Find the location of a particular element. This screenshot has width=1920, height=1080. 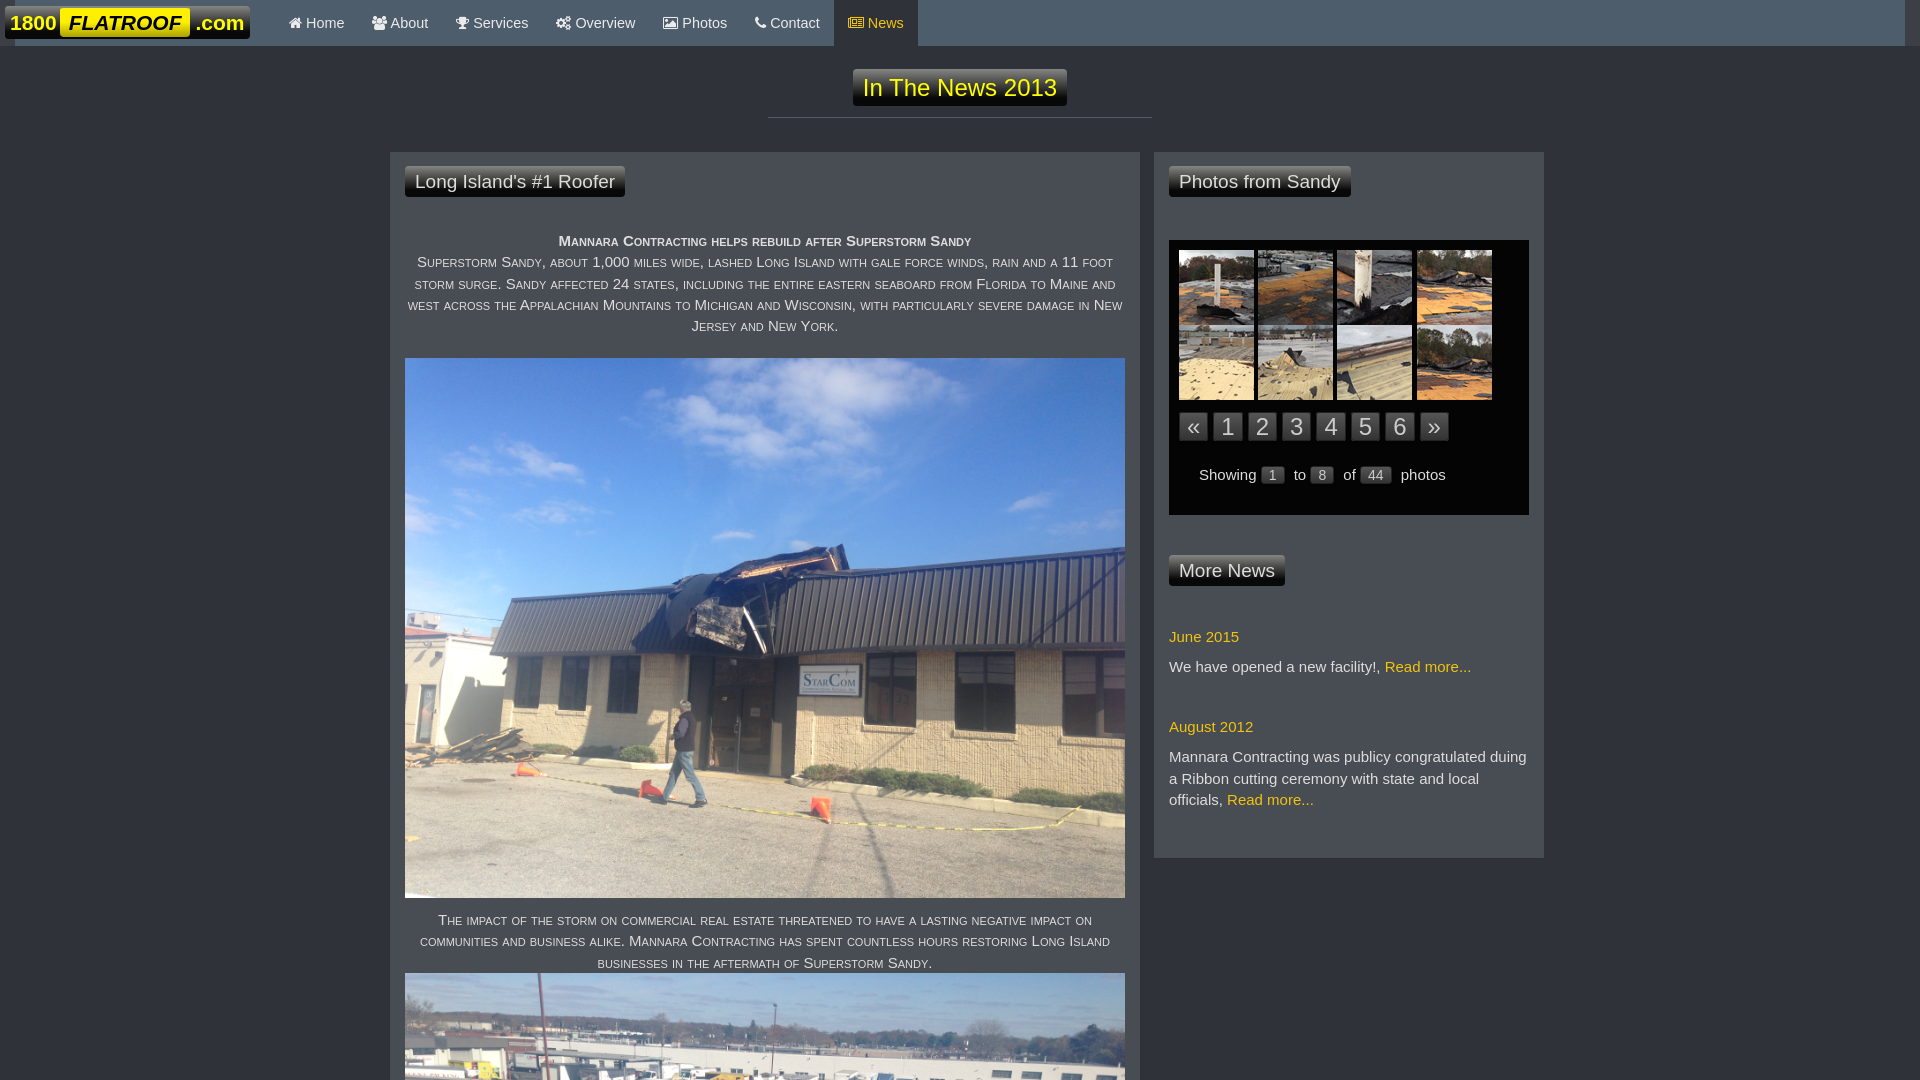

' News' is located at coordinates (876, 23).